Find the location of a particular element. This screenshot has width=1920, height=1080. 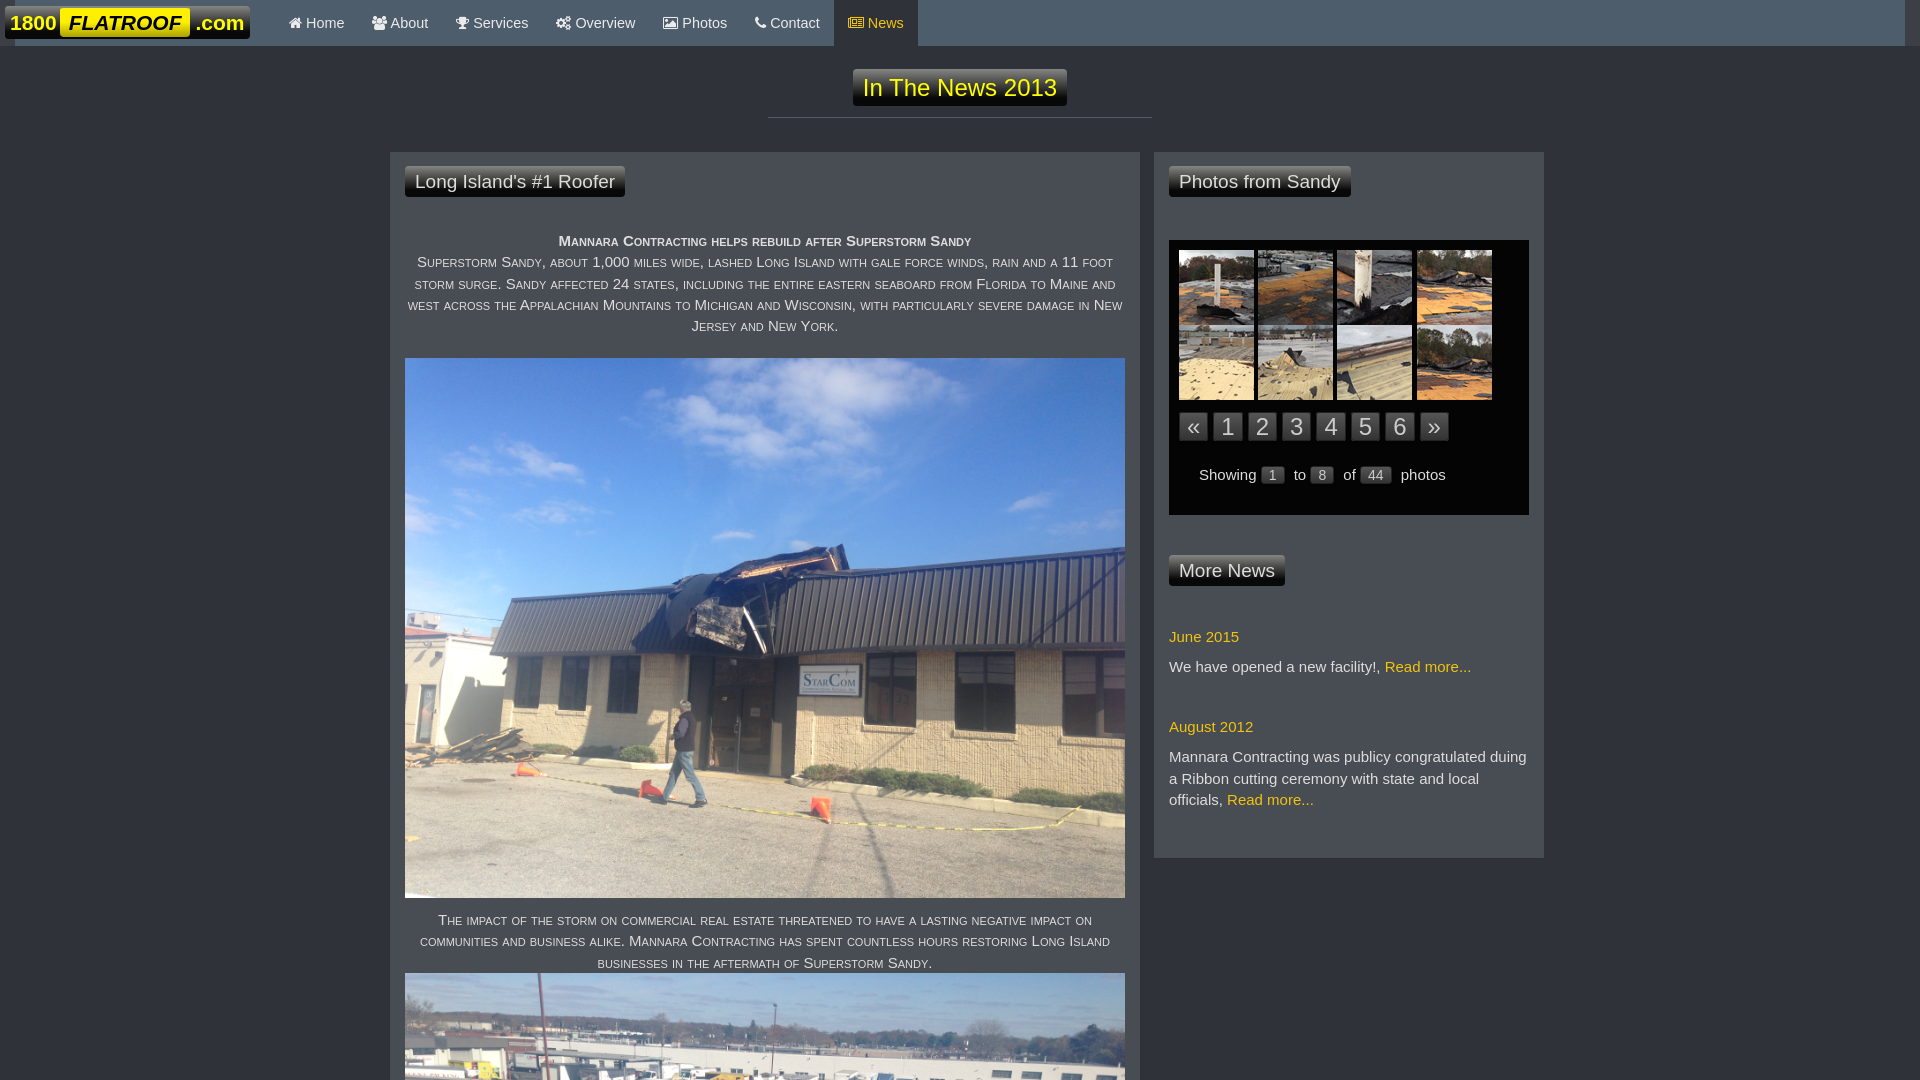

' News' is located at coordinates (876, 23).